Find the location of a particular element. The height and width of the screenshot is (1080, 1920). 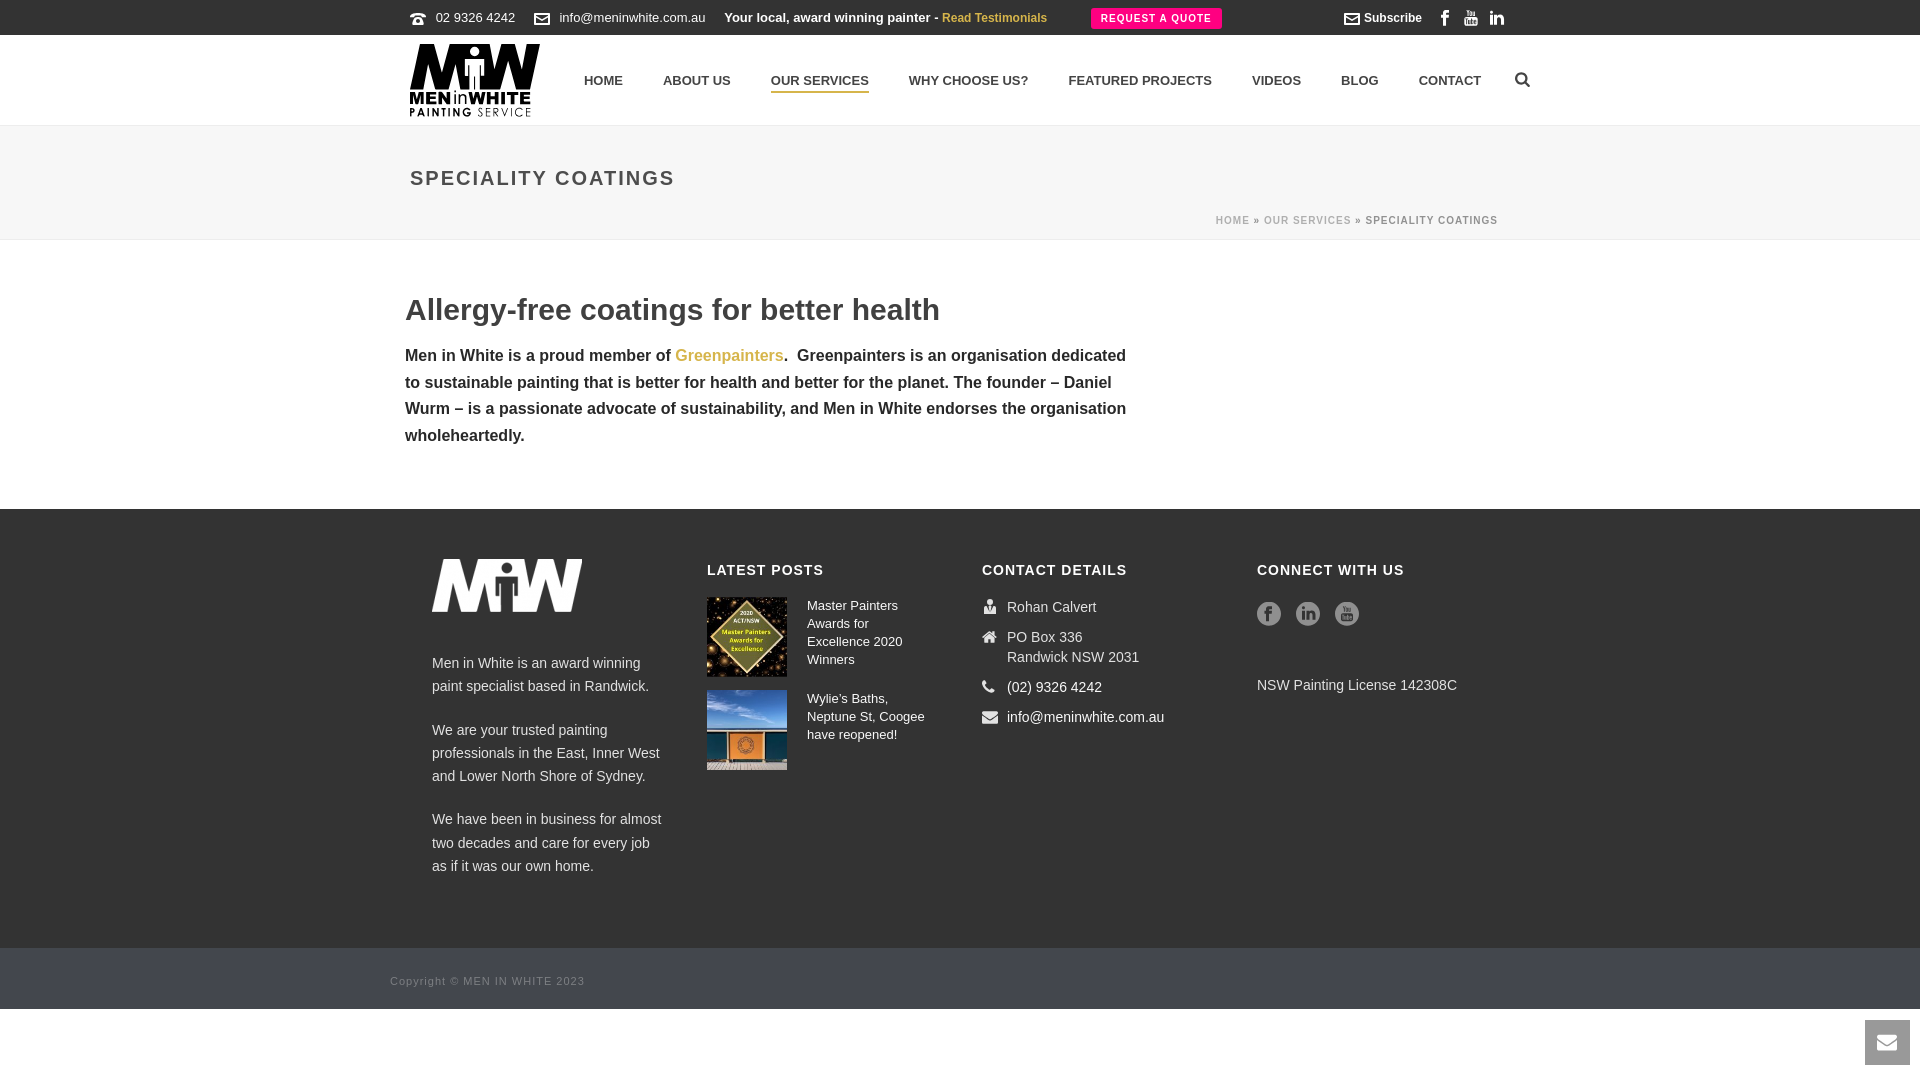

'VIDEOS' is located at coordinates (1275, 80).